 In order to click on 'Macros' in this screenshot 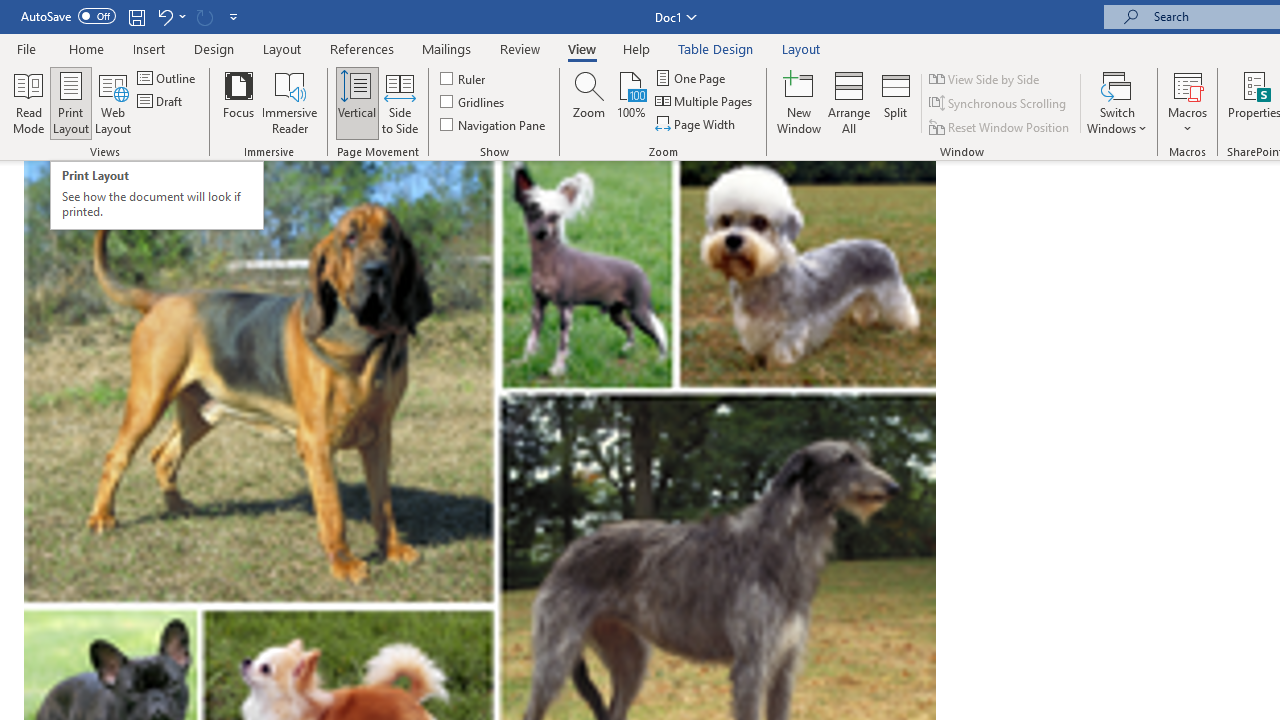, I will do `click(1187, 103)`.